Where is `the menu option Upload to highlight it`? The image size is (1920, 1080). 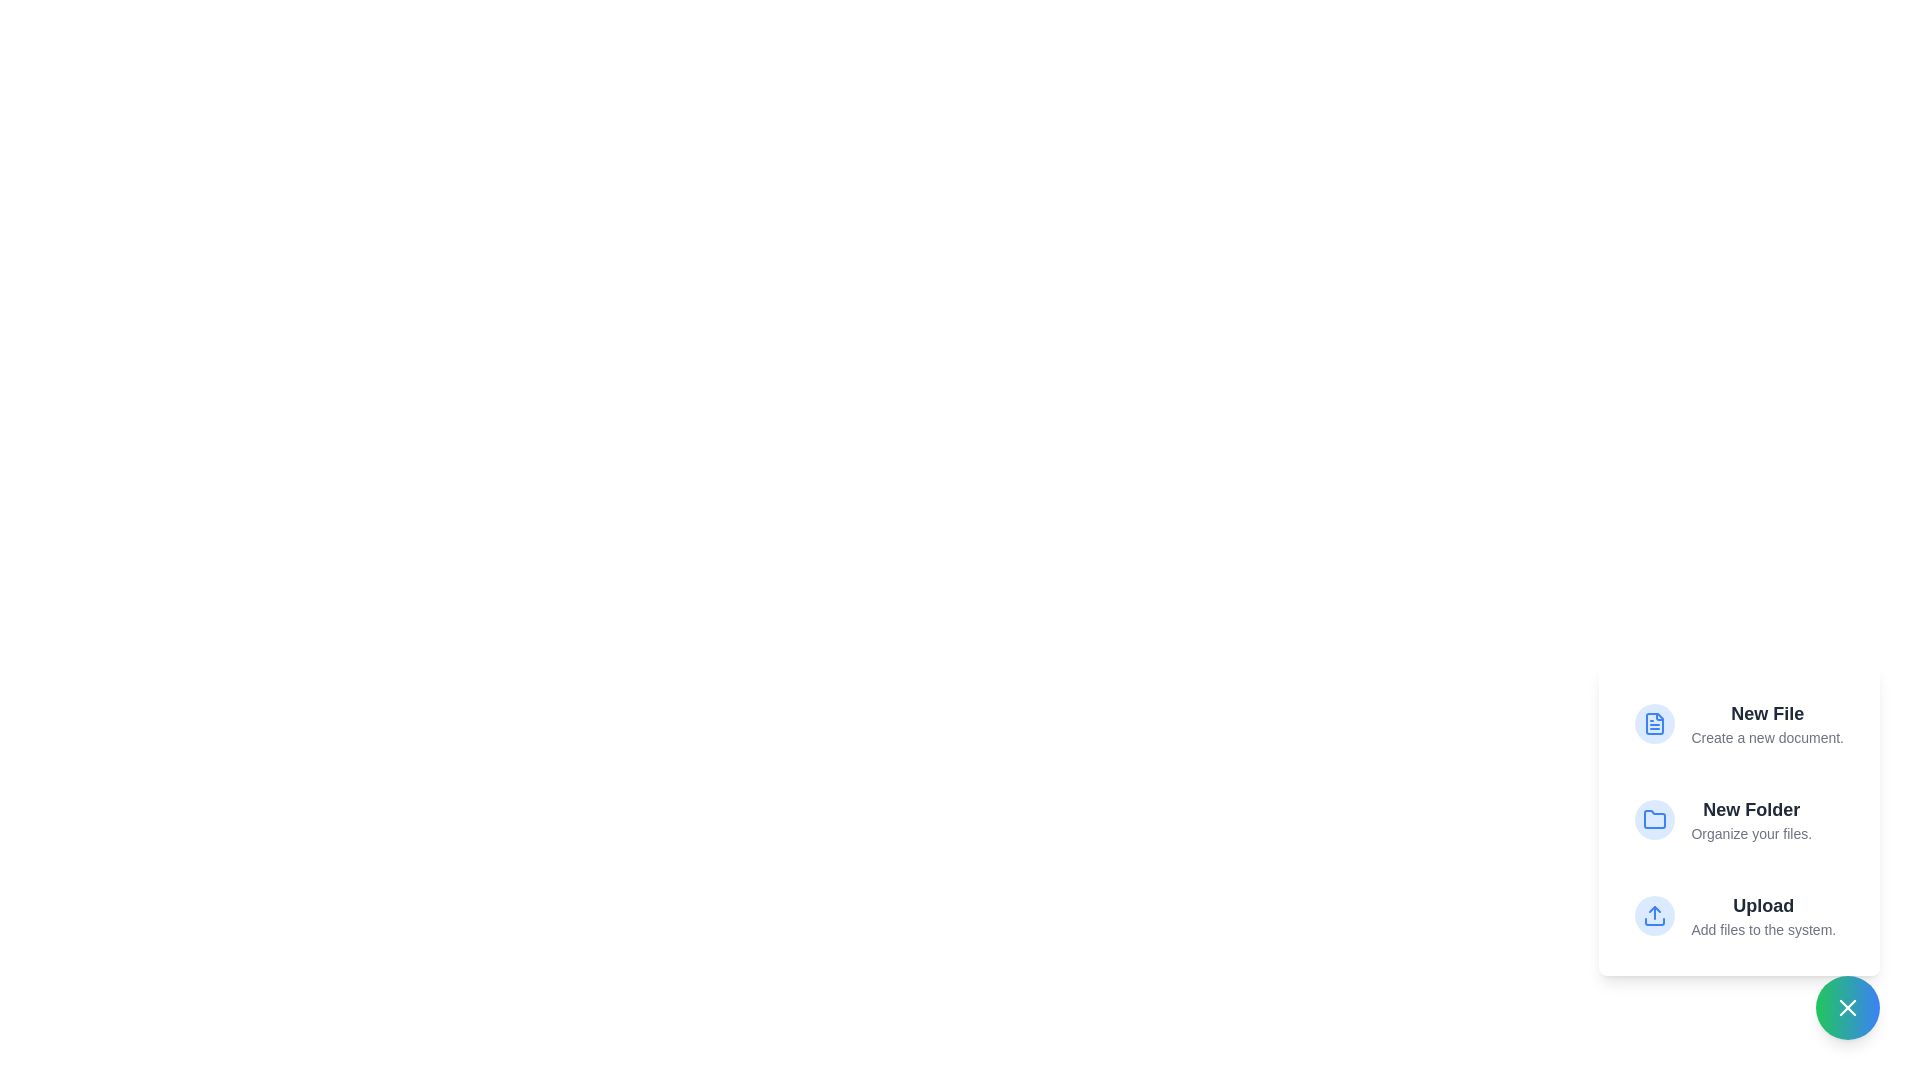
the menu option Upload to highlight it is located at coordinates (1738, 915).